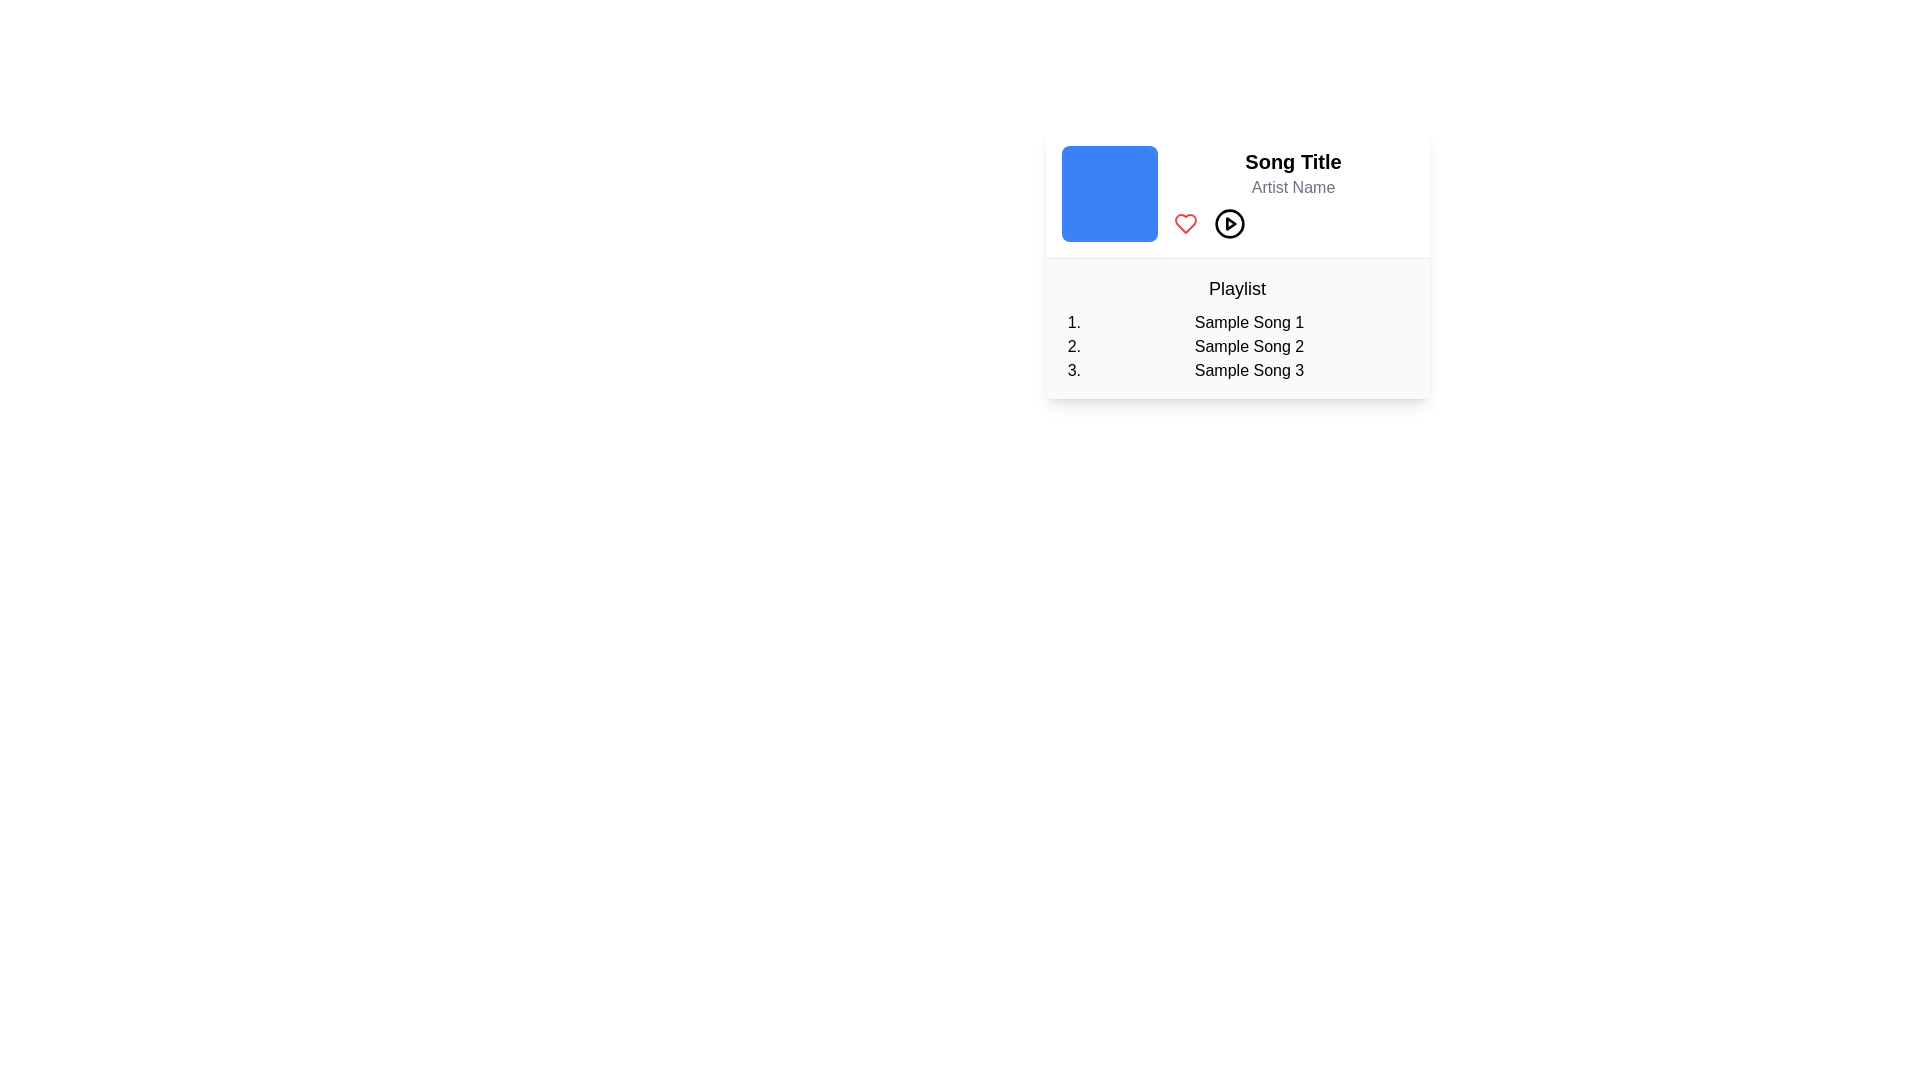 This screenshot has width=1920, height=1080. What do you see at coordinates (1229, 223) in the screenshot?
I see `the playback button icon to trigger its tooltip, indicating playback functionality for the associated song or album` at bounding box center [1229, 223].